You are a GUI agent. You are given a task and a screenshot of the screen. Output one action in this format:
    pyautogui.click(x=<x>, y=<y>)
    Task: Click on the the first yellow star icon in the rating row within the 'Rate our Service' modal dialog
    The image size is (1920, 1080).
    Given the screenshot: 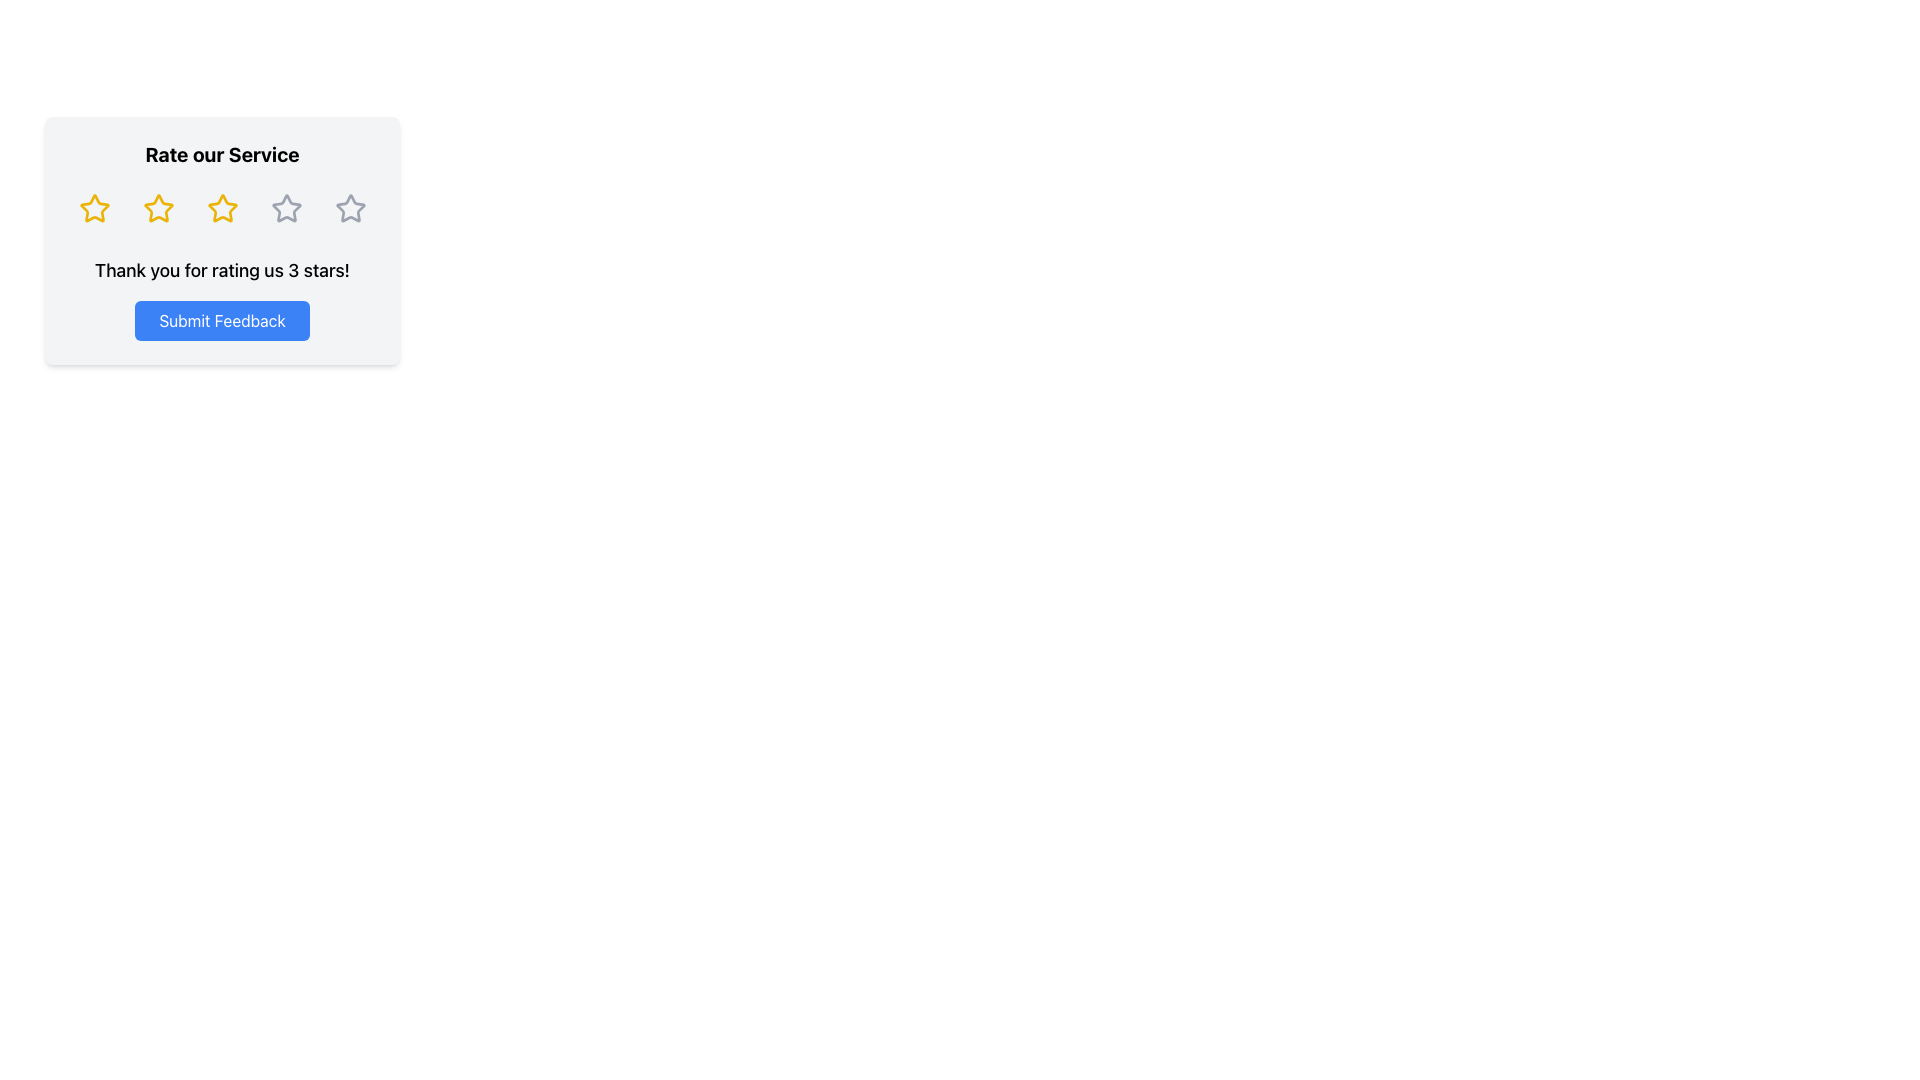 What is the action you would take?
    pyautogui.click(x=93, y=208)
    